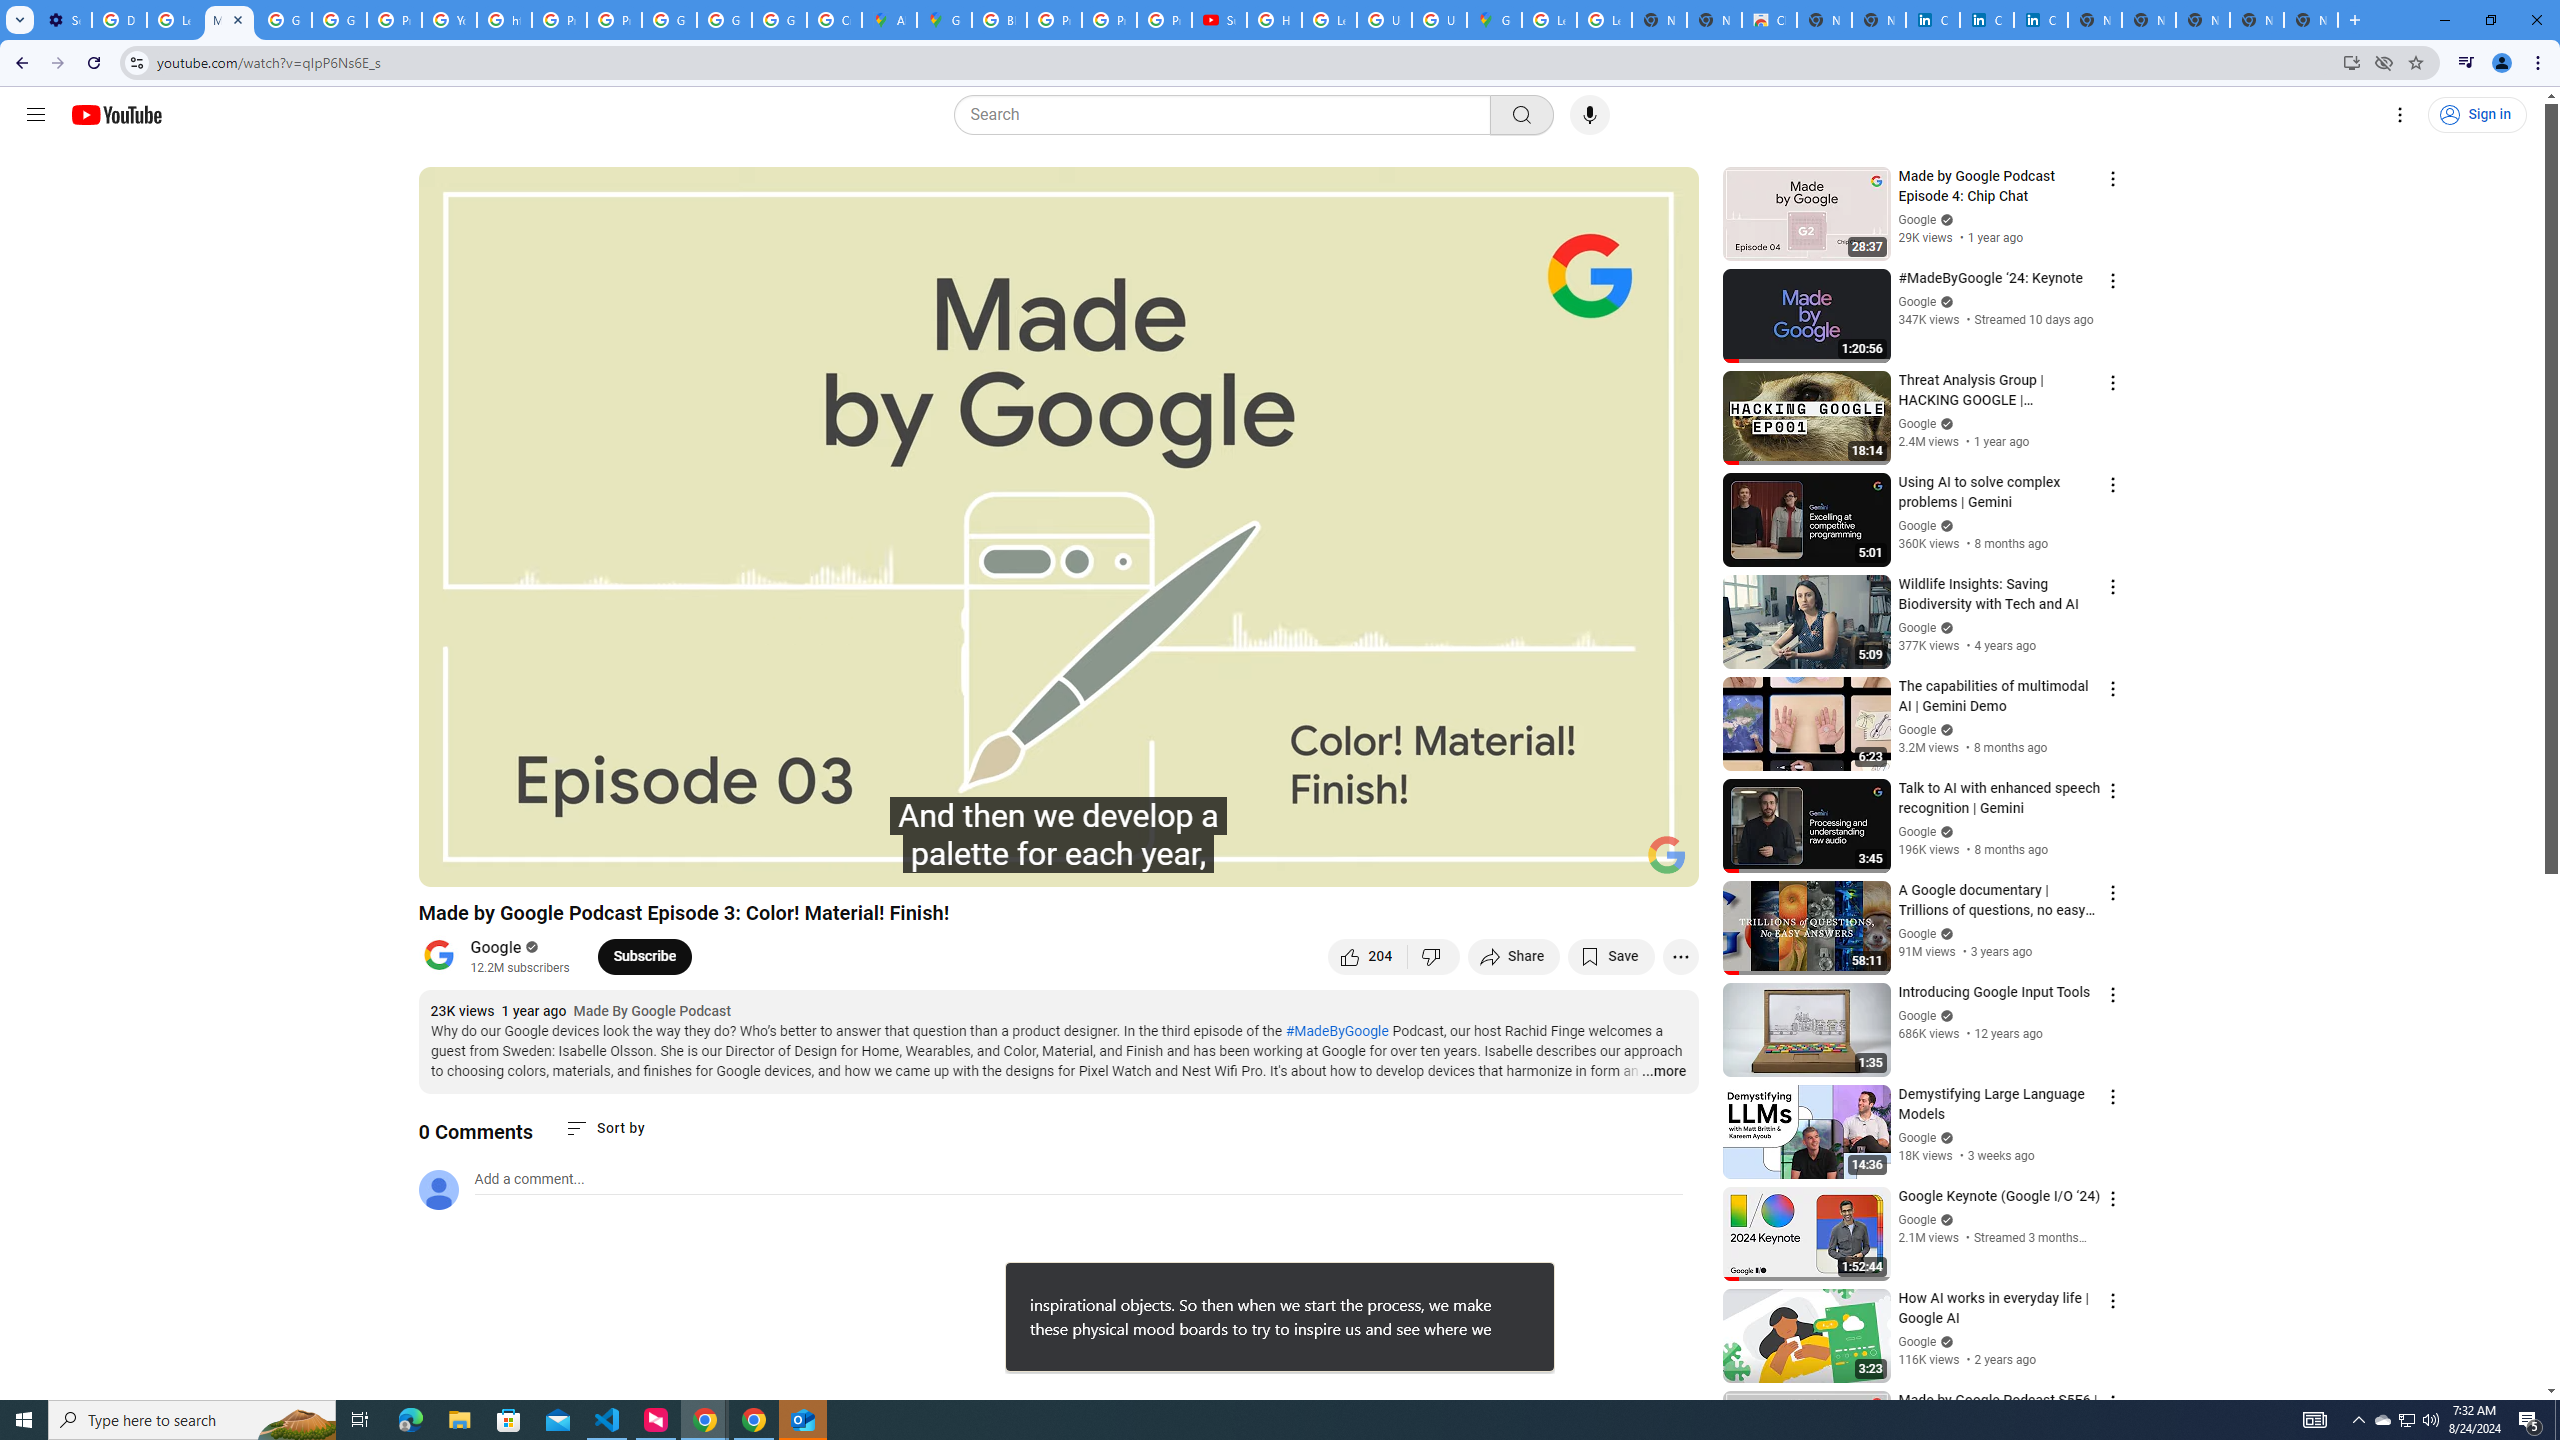 This screenshot has width=2560, height=1440. I want to click on 'Sort comments', so click(604, 1127).